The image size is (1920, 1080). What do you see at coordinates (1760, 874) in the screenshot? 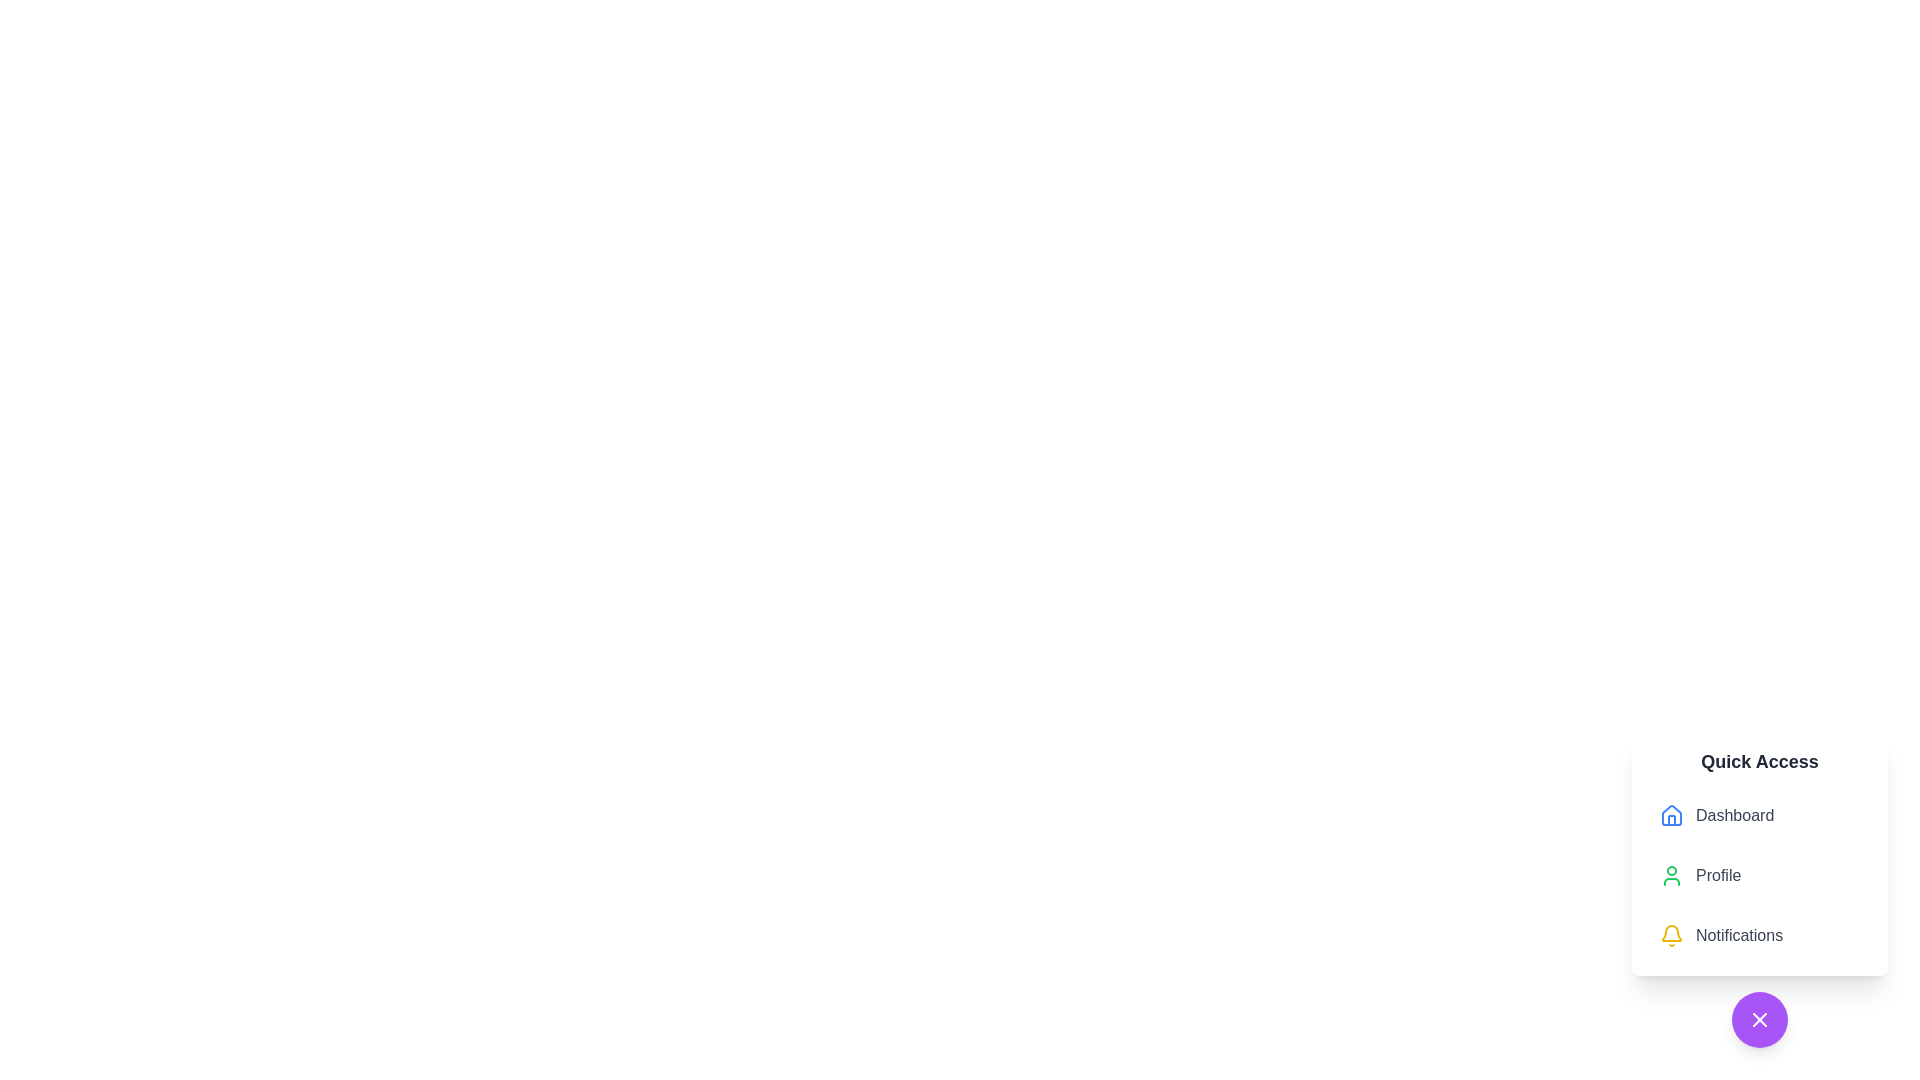
I see `the navigation items in the center section of the 'Quick Access' panel located in the bottom-right of the application` at bounding box center [1760, 874].